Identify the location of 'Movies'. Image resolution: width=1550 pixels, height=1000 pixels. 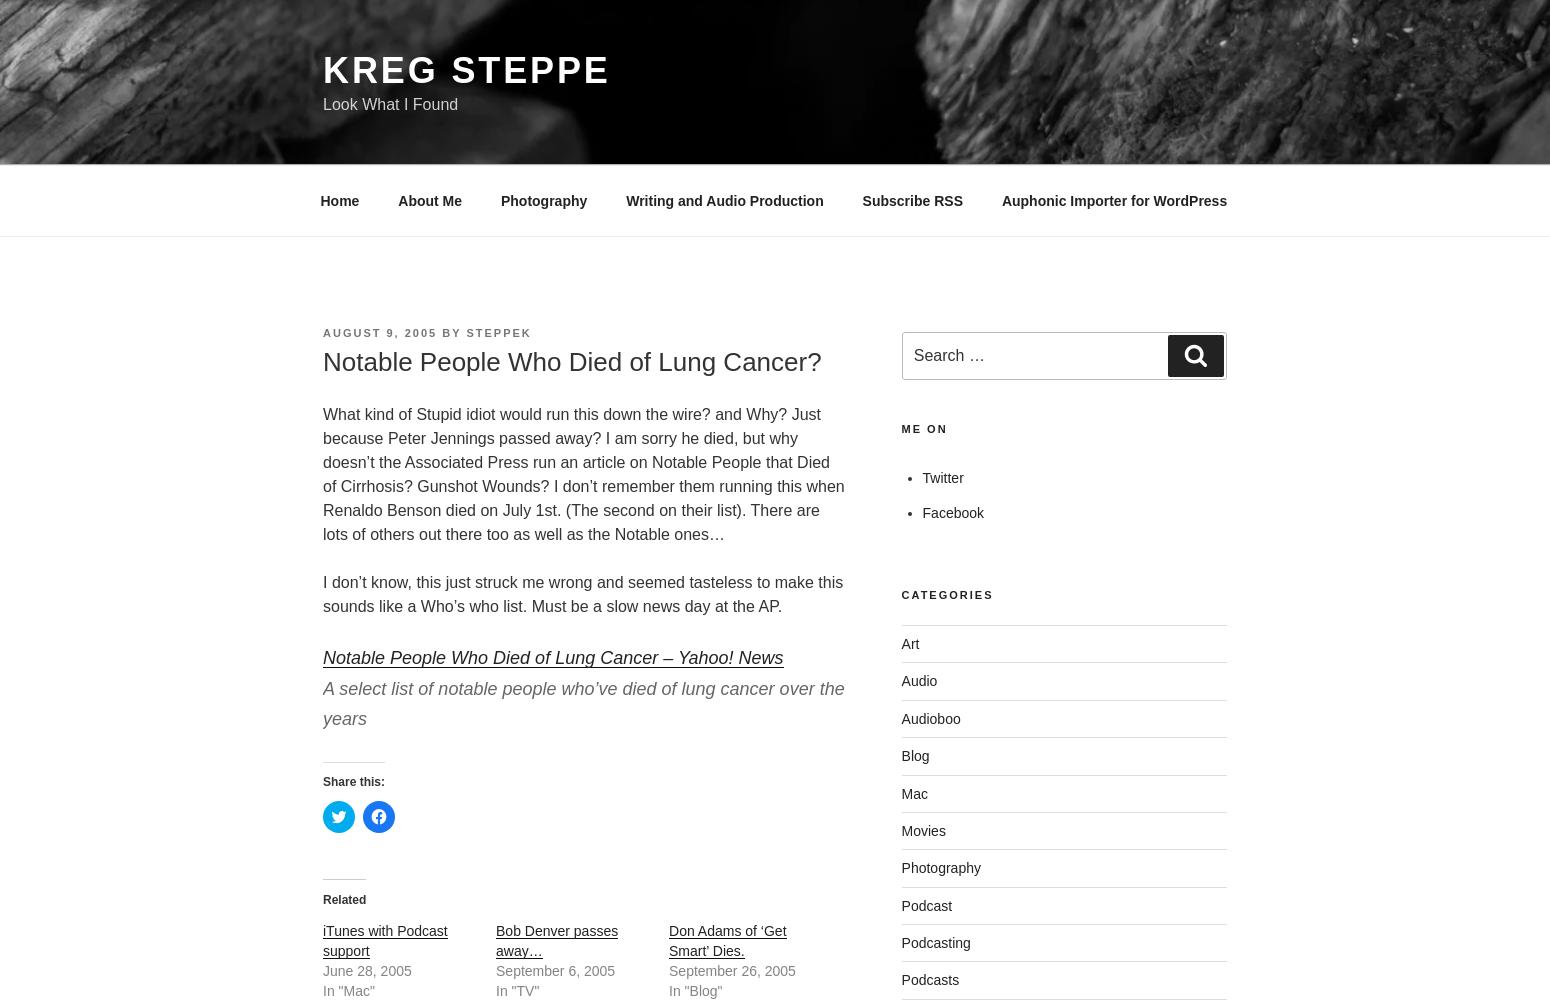
(923, 829).